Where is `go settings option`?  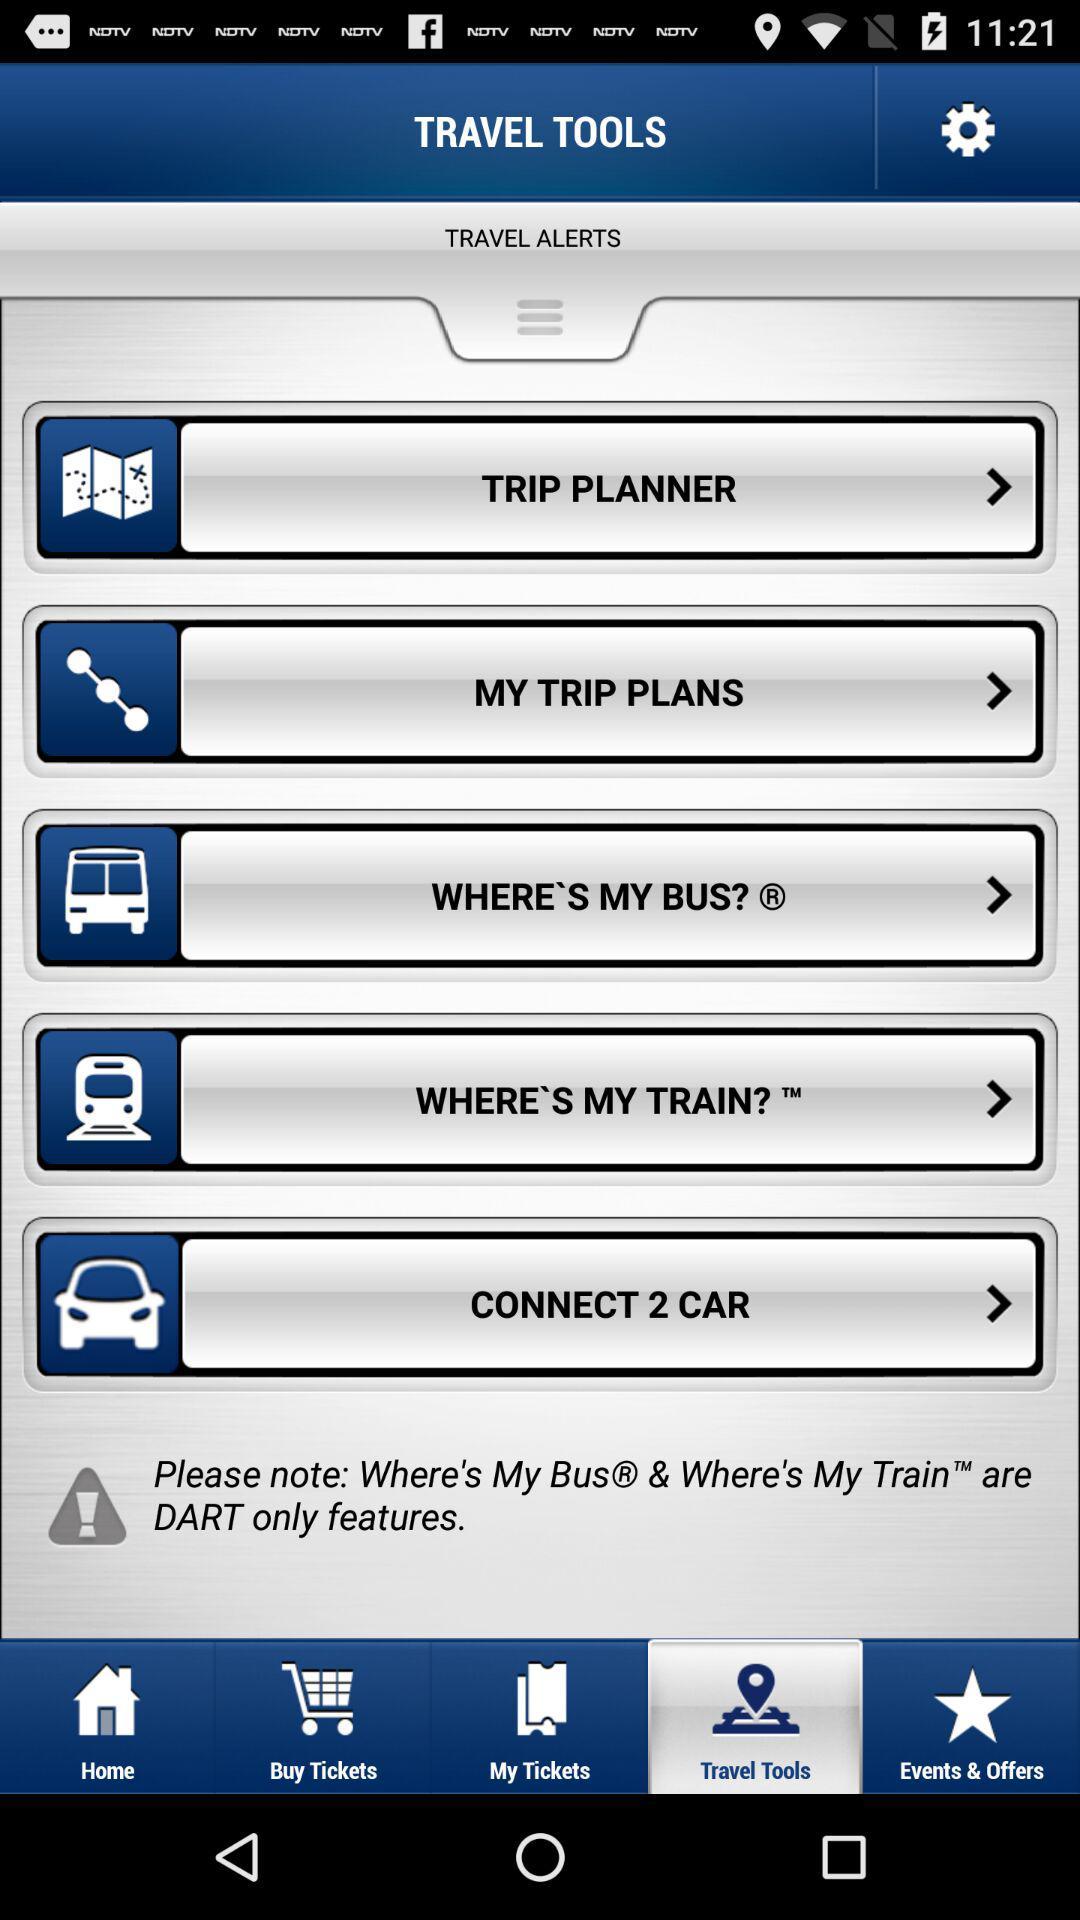
go settings option is located at coordinates (964, 129).